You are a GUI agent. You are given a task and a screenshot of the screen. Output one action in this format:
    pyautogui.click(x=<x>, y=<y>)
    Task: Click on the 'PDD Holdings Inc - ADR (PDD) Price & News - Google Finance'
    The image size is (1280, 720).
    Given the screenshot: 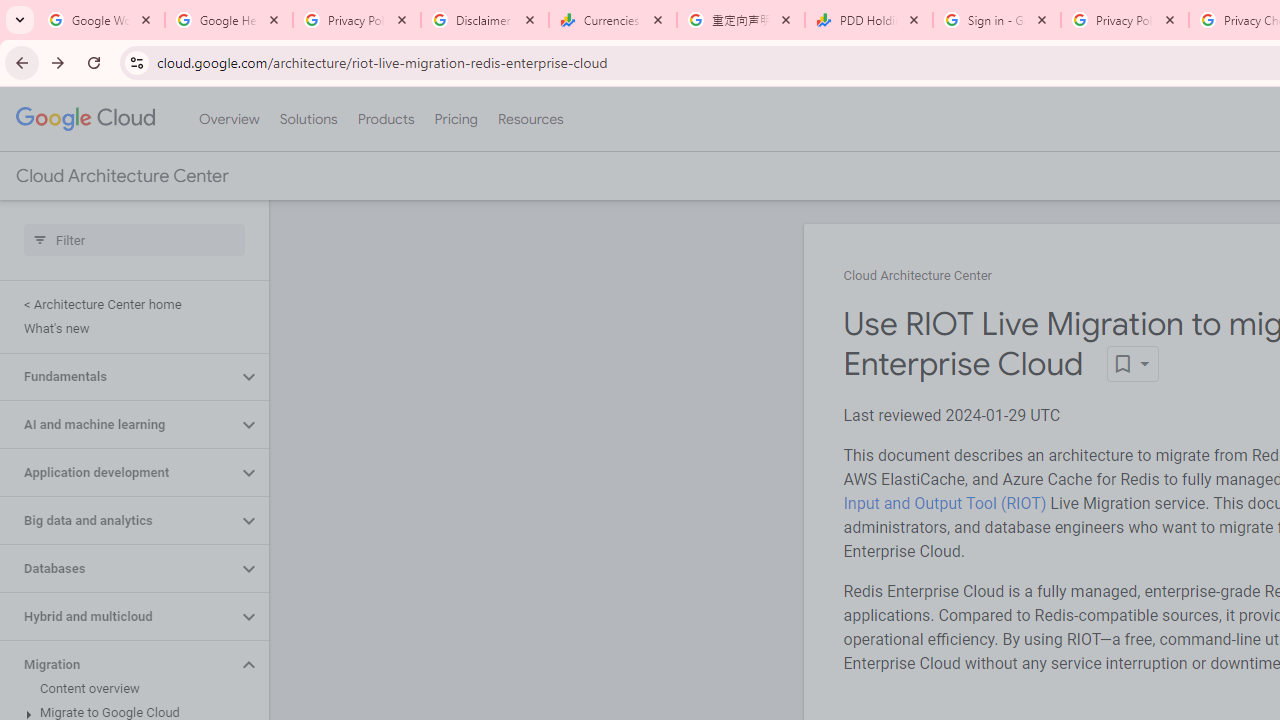 What is the action you would take?
    pyautogui.click(x=869, y=20)
    